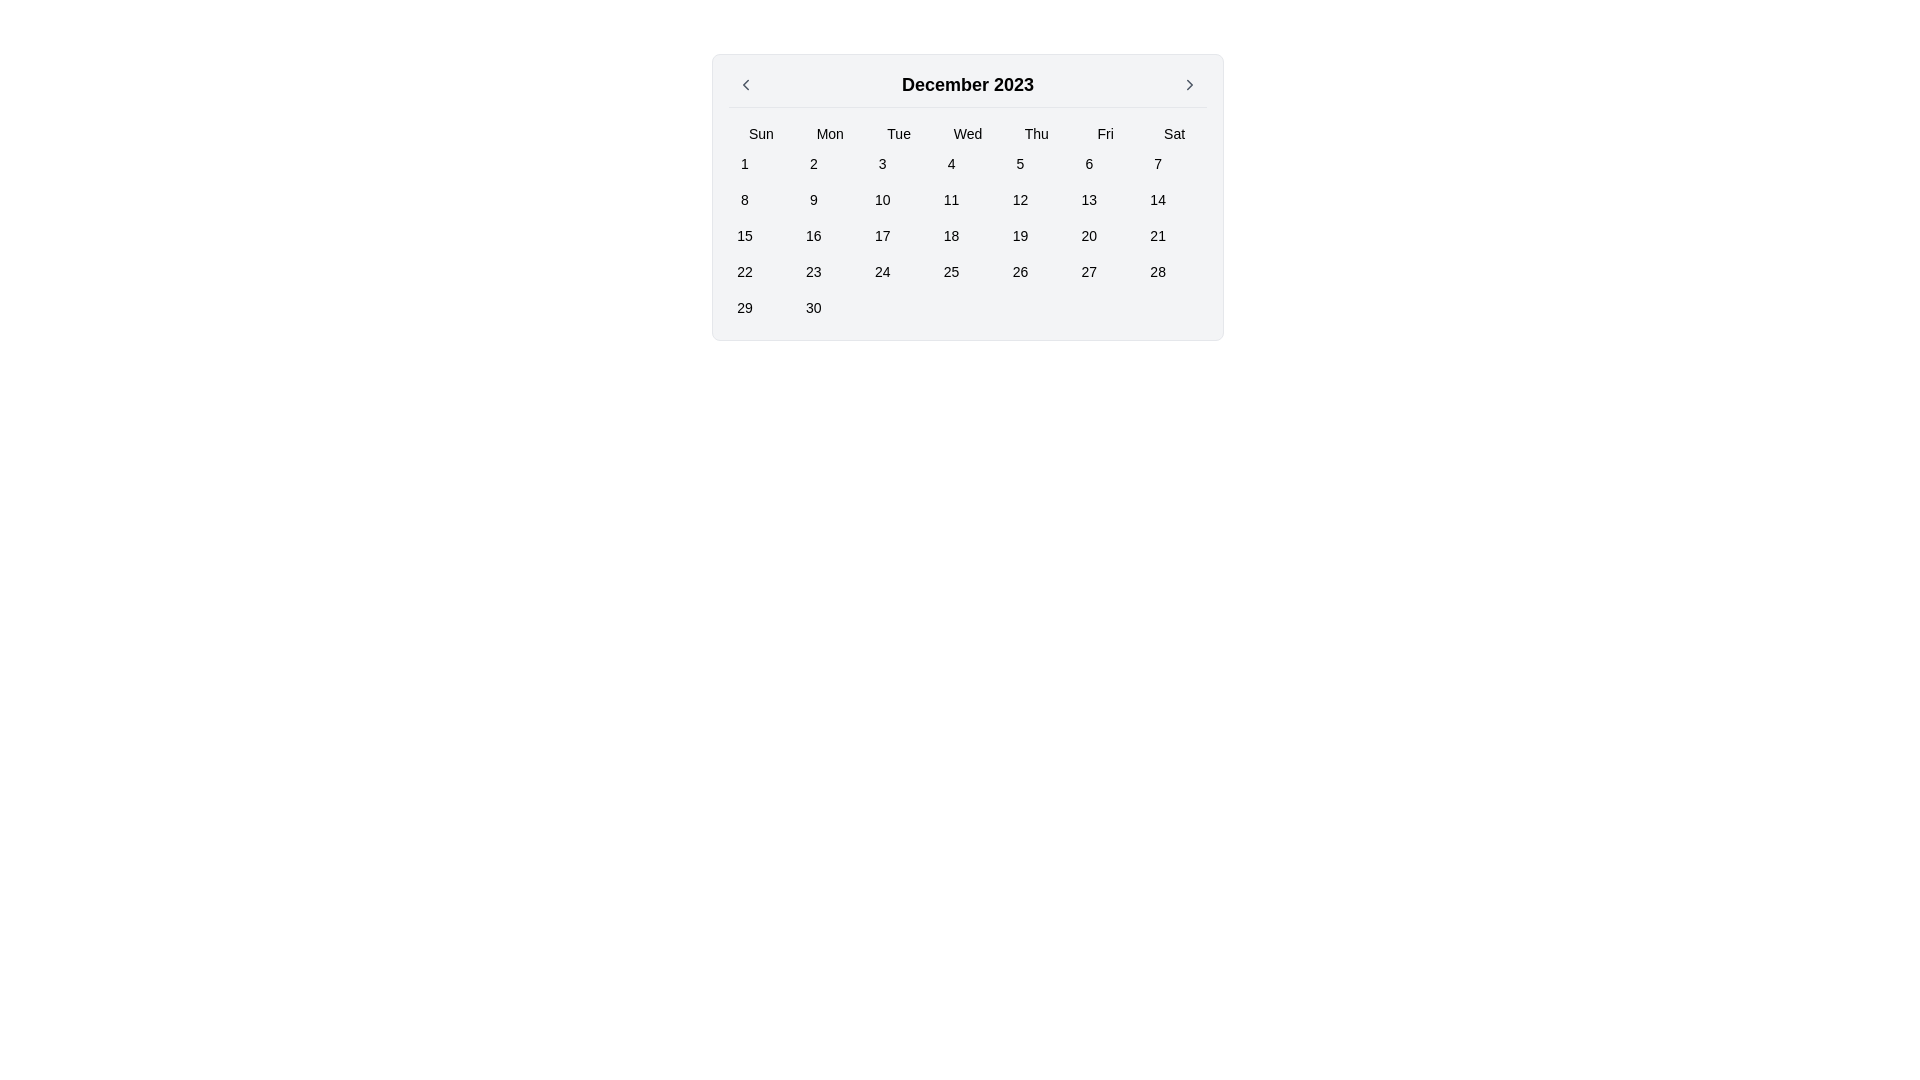 The height and width of the screenshot is (1080, 1920). Describe the element at coordinates (813, 200) in the screenshot. I see `the button representing the ninth date of December 2023 in the calendar, located in the second column of the second row under 'Mon'` at that location.